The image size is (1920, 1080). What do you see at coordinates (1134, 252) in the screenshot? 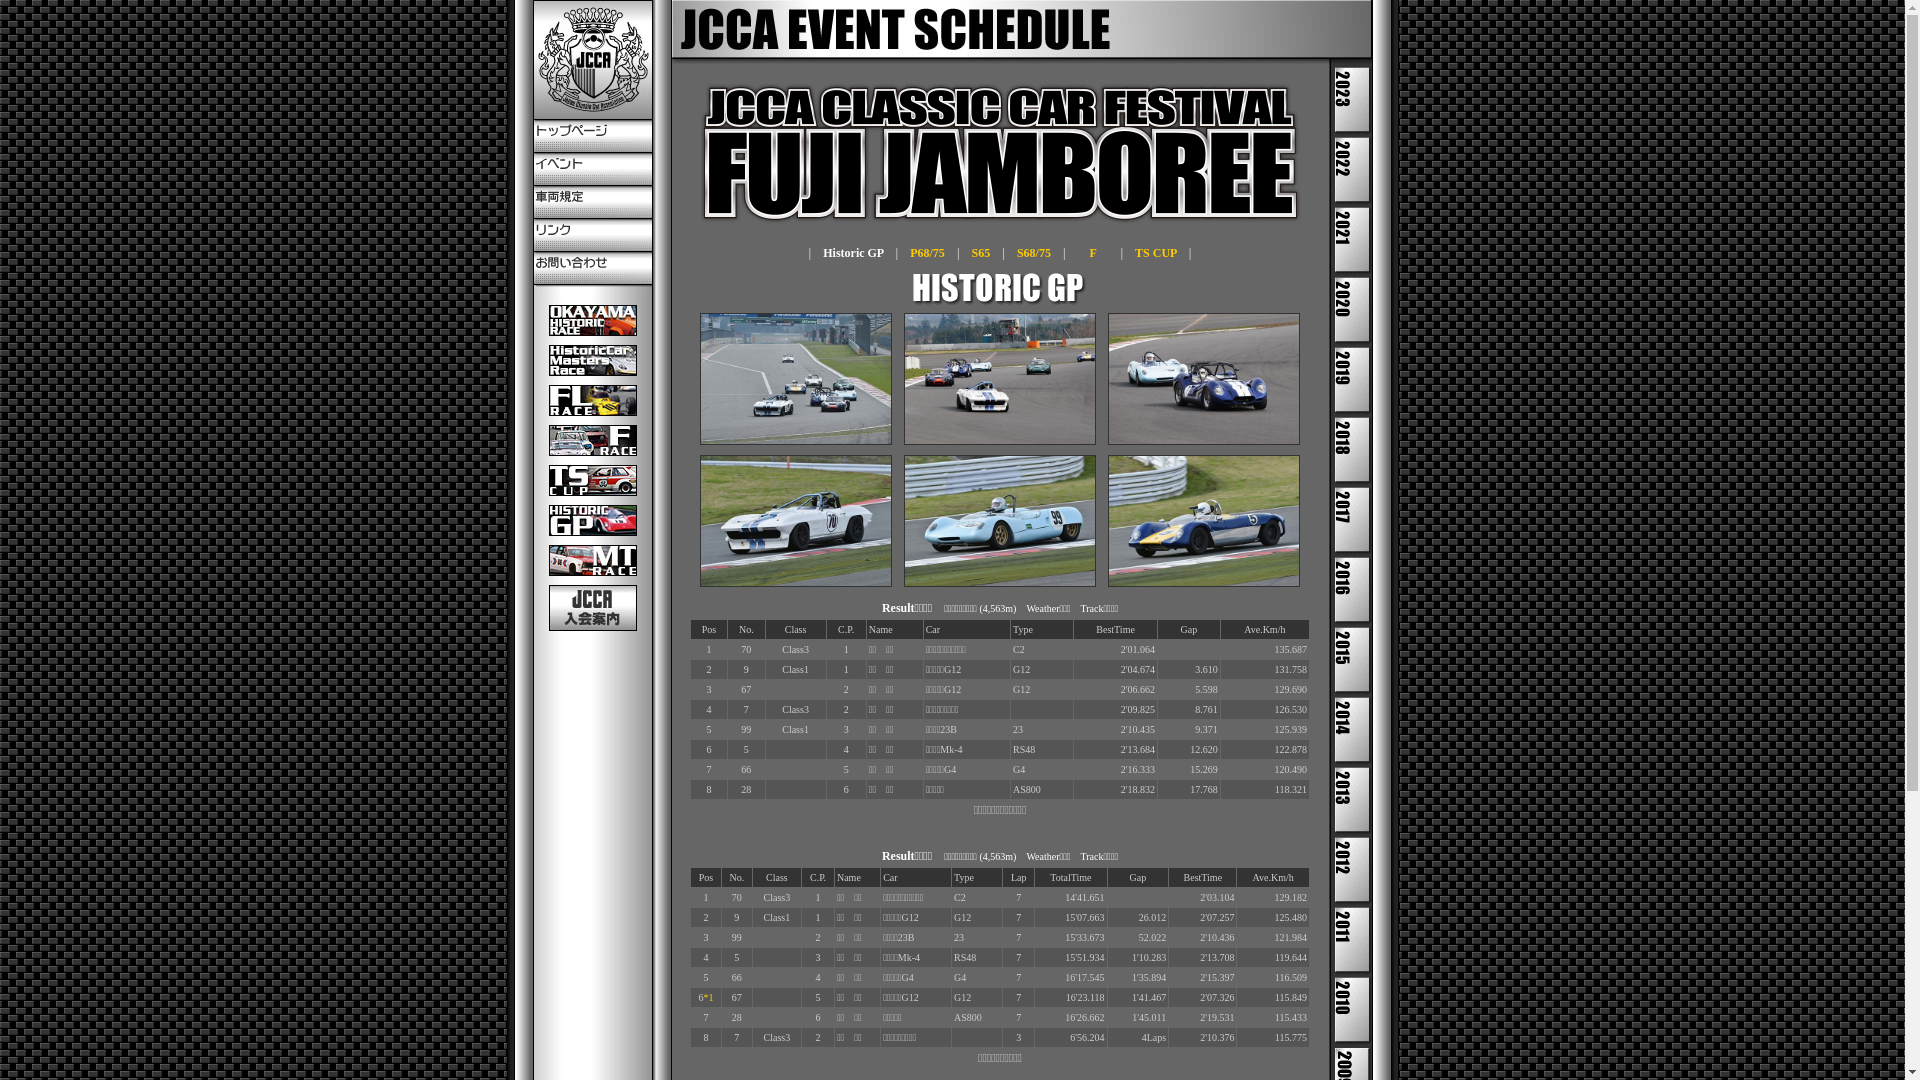
I see `'TS CUP'` at bounding box center [1134, 252].